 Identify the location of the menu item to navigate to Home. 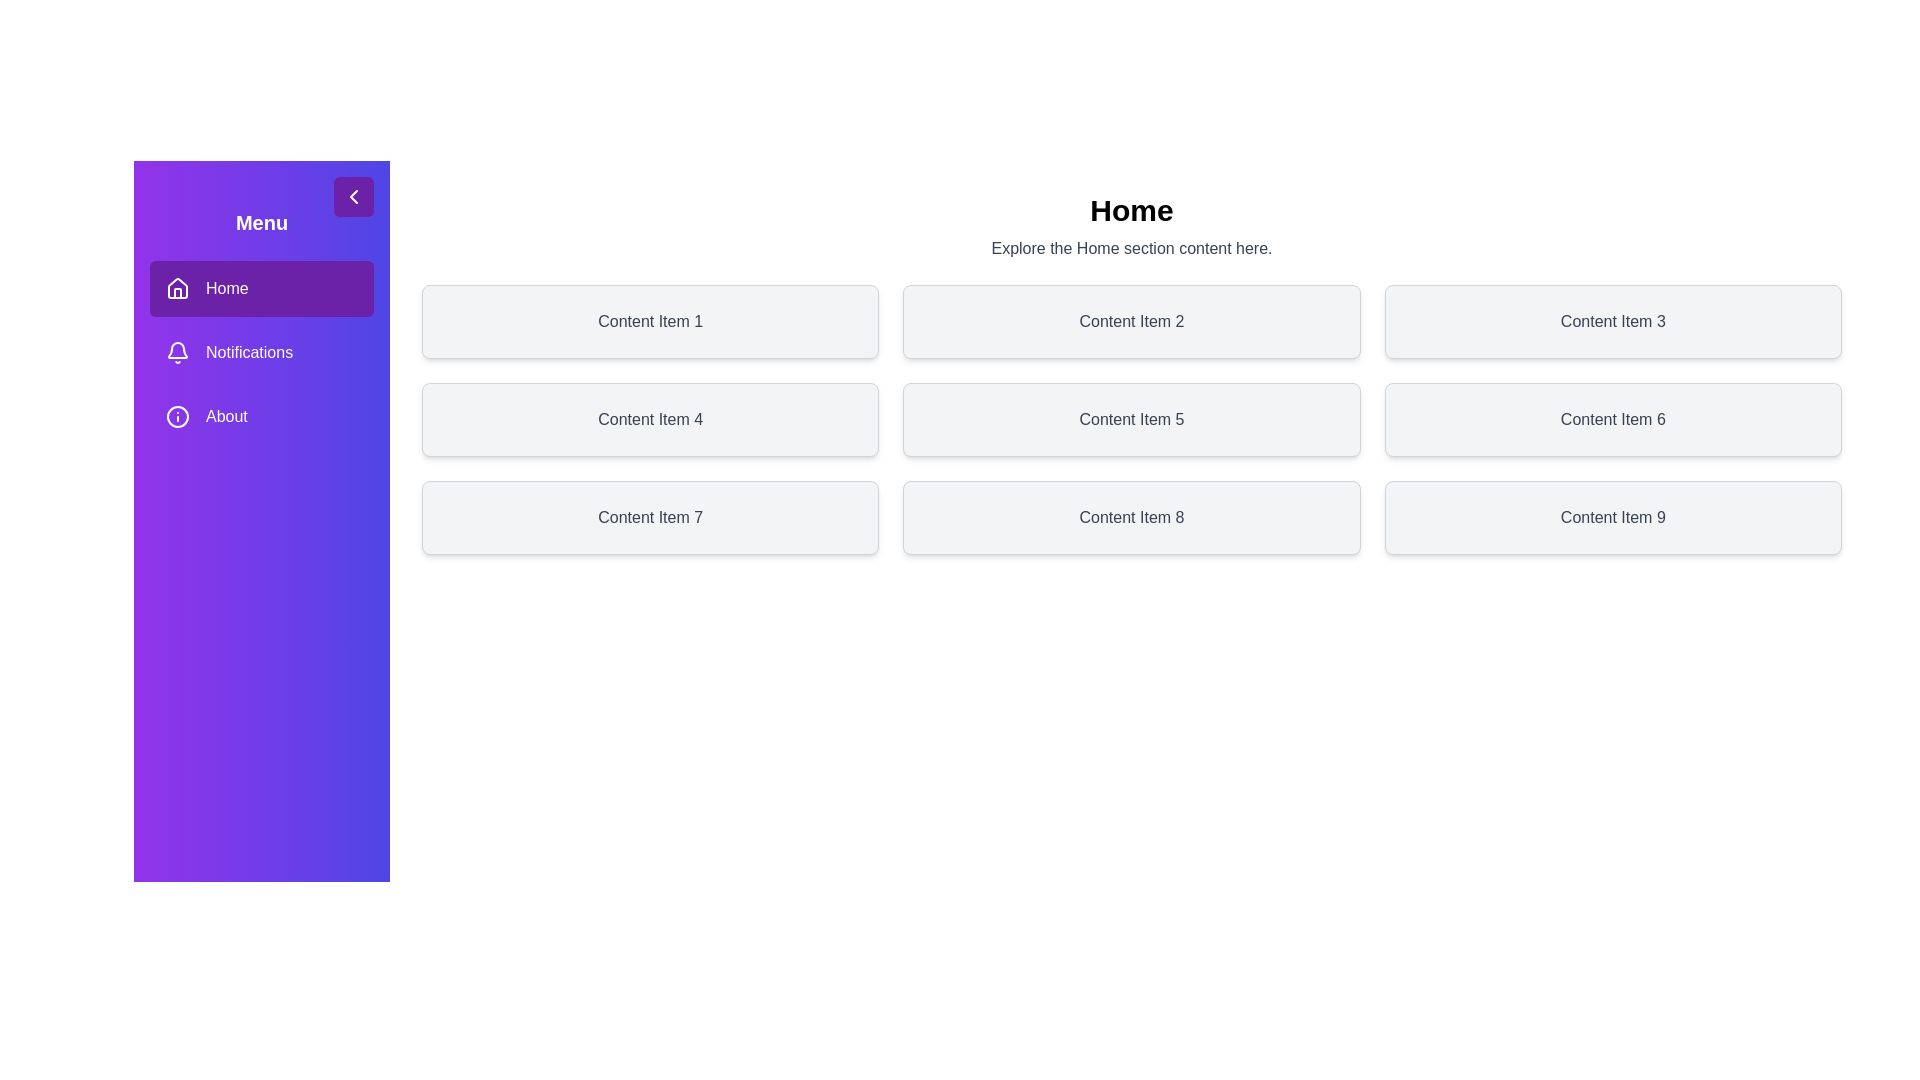
(261, 289).